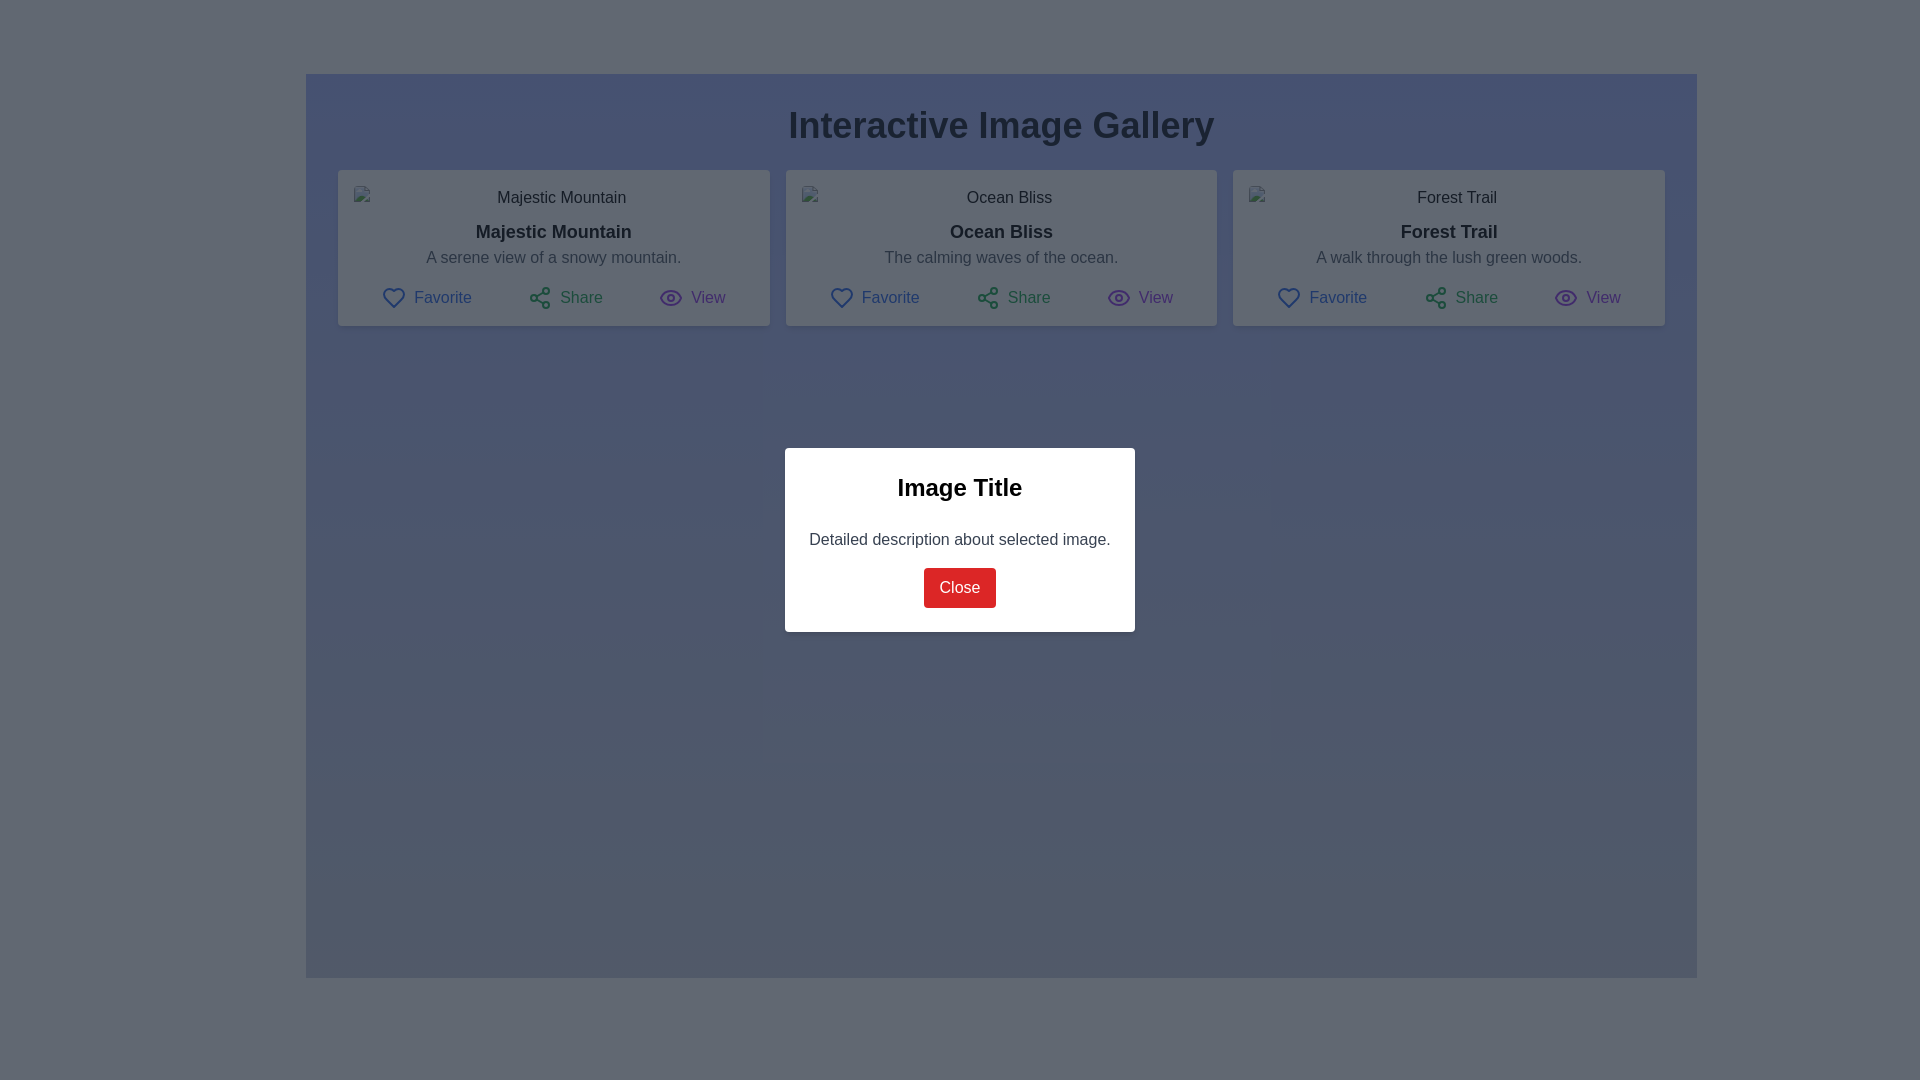  What do you see at coordinates (1565, 297) in the screenshot?
I see `the eye-shaped icon with a purple outline next to the 'View' label in the 'Forest Trail' section` at bounding box center [1565, 297].